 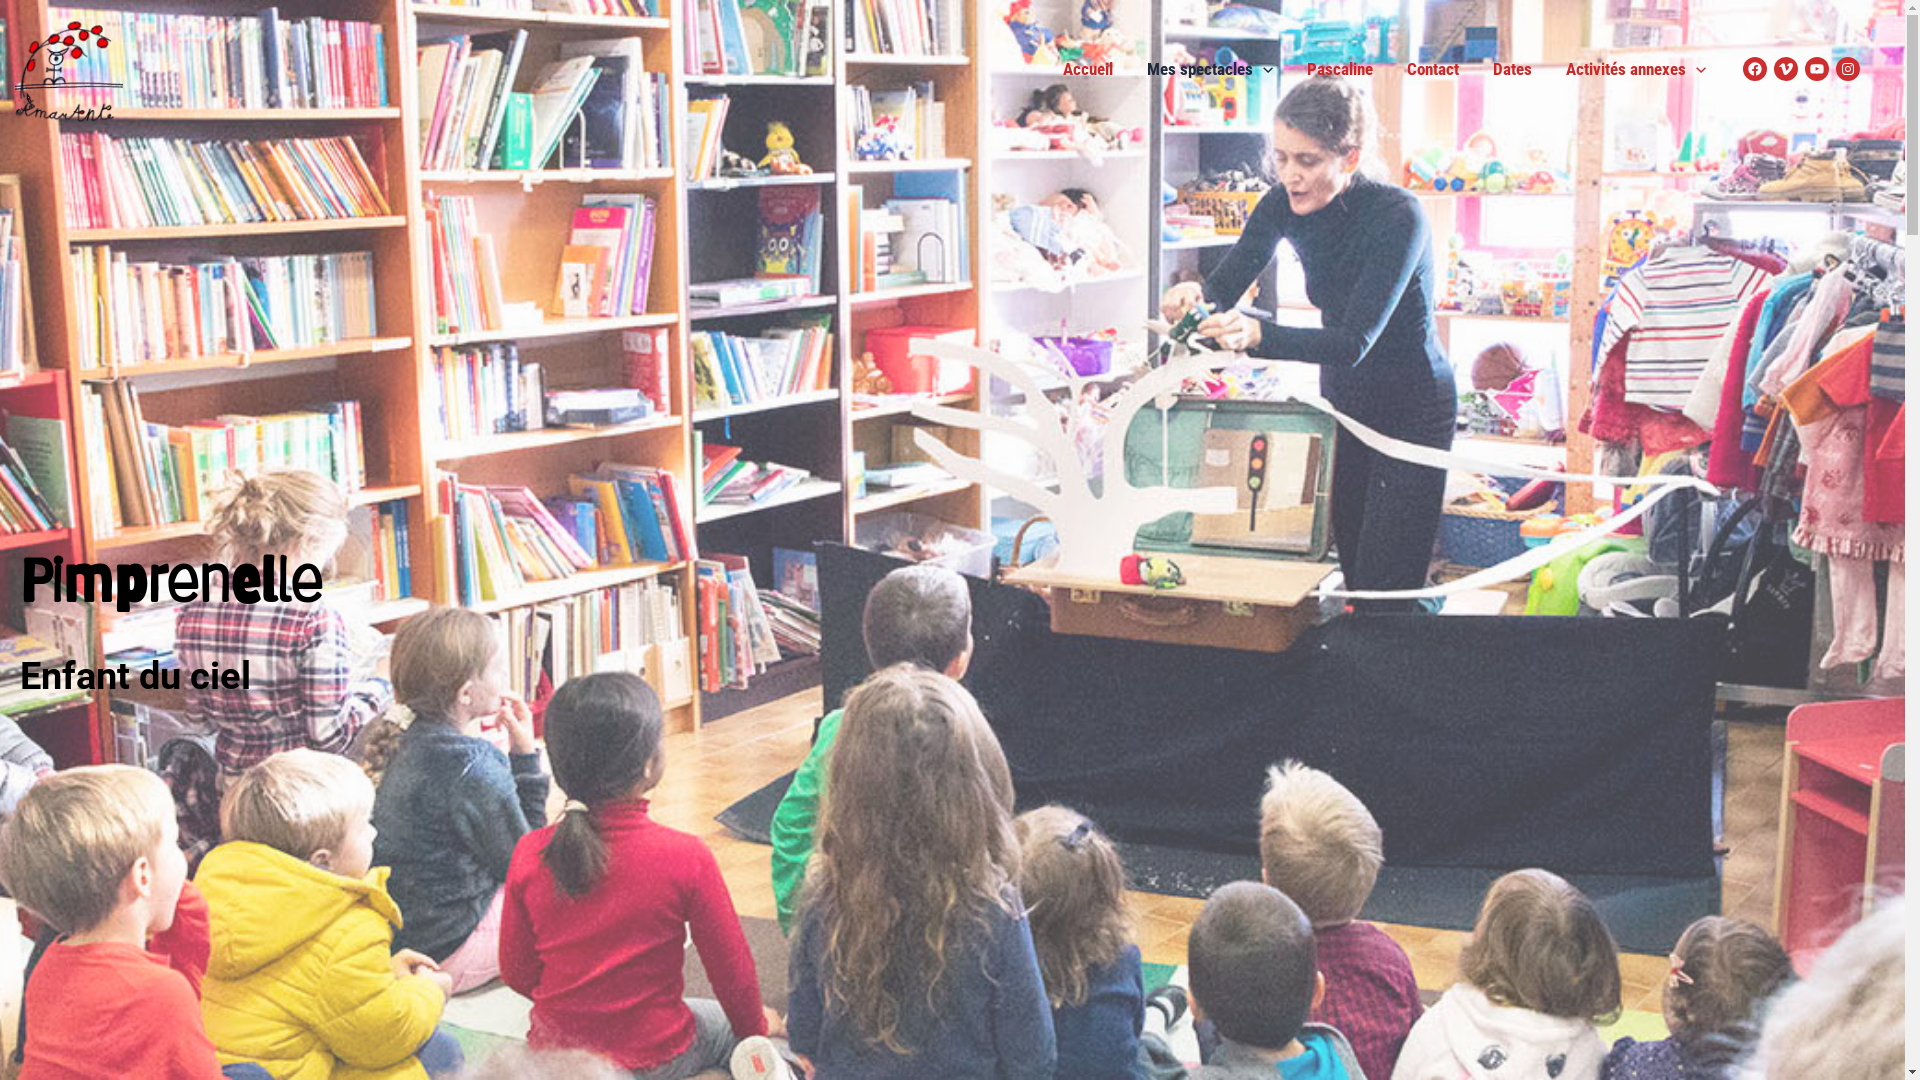 I want to click on 'Instagram', so click(x=1847, y=68).